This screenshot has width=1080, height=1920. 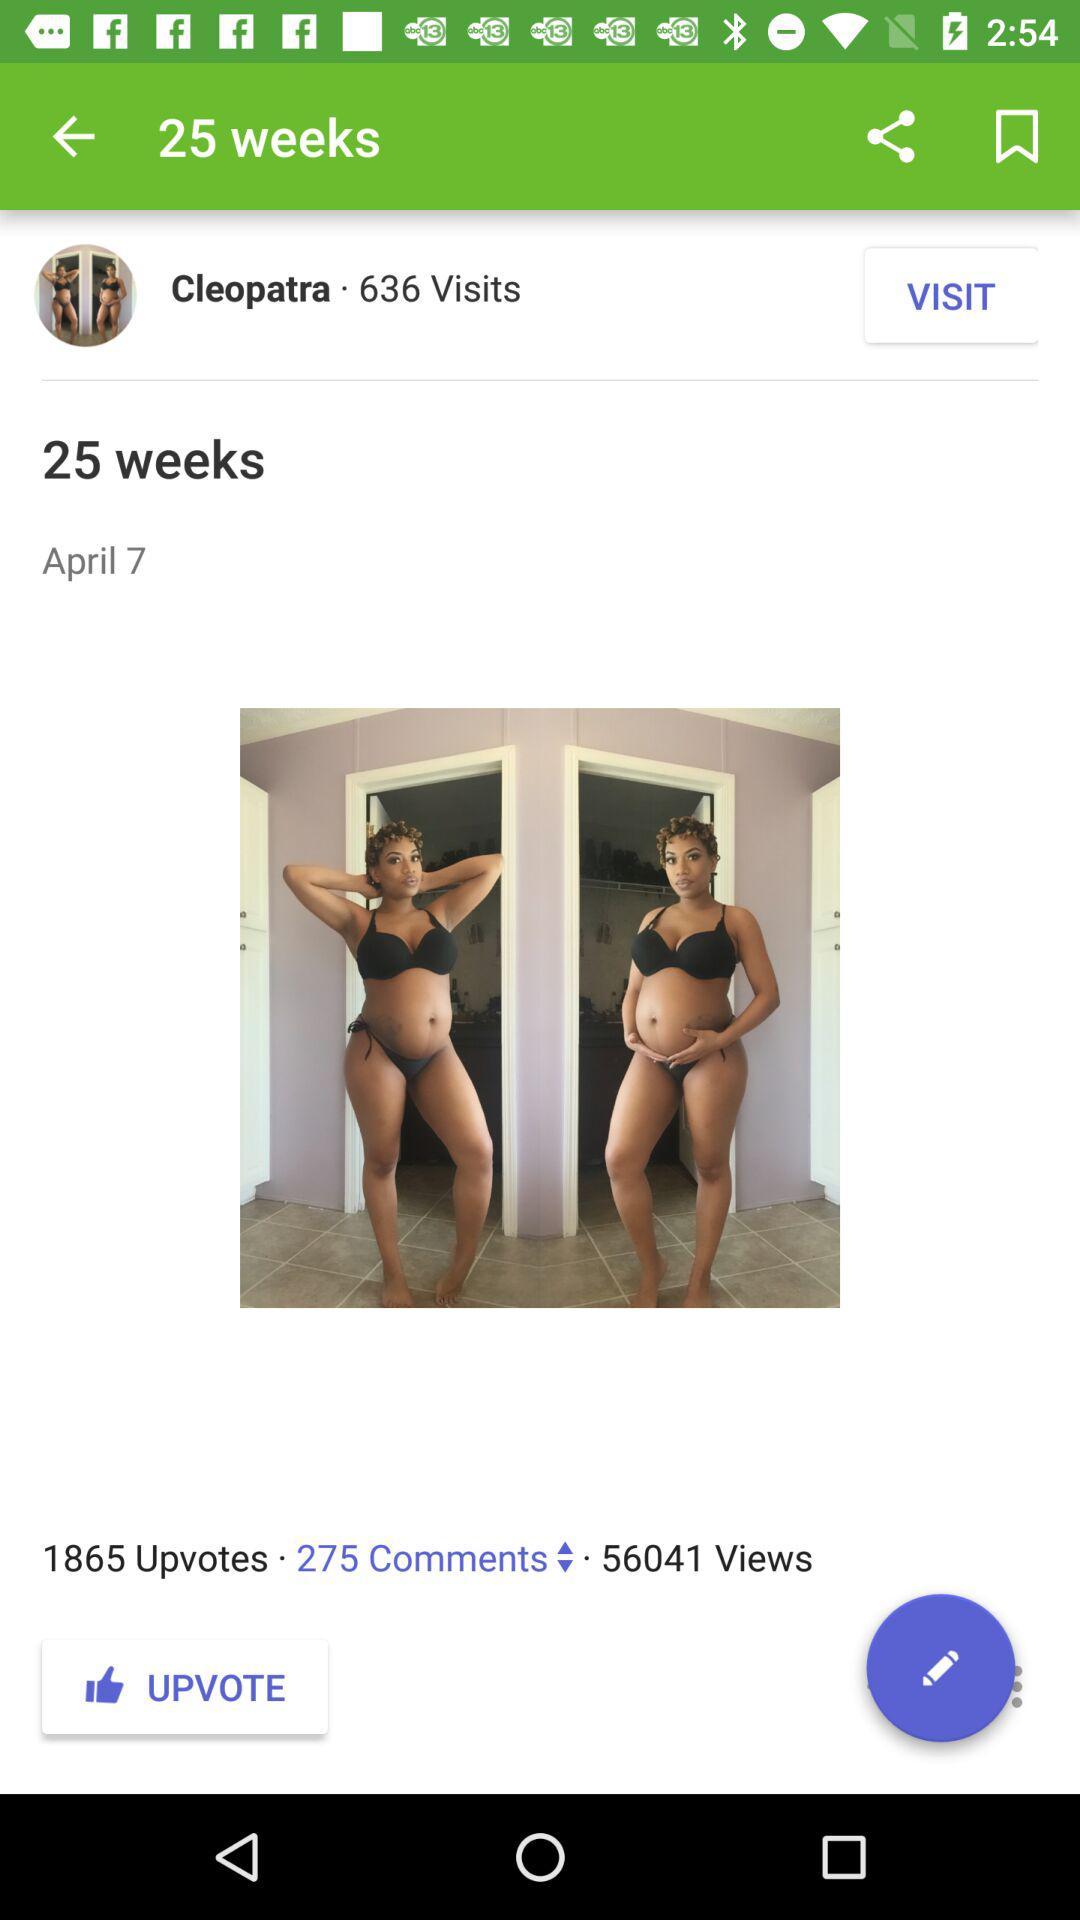 I want to click on app to the right of 25 weeks app, so click(x=890, y=135).